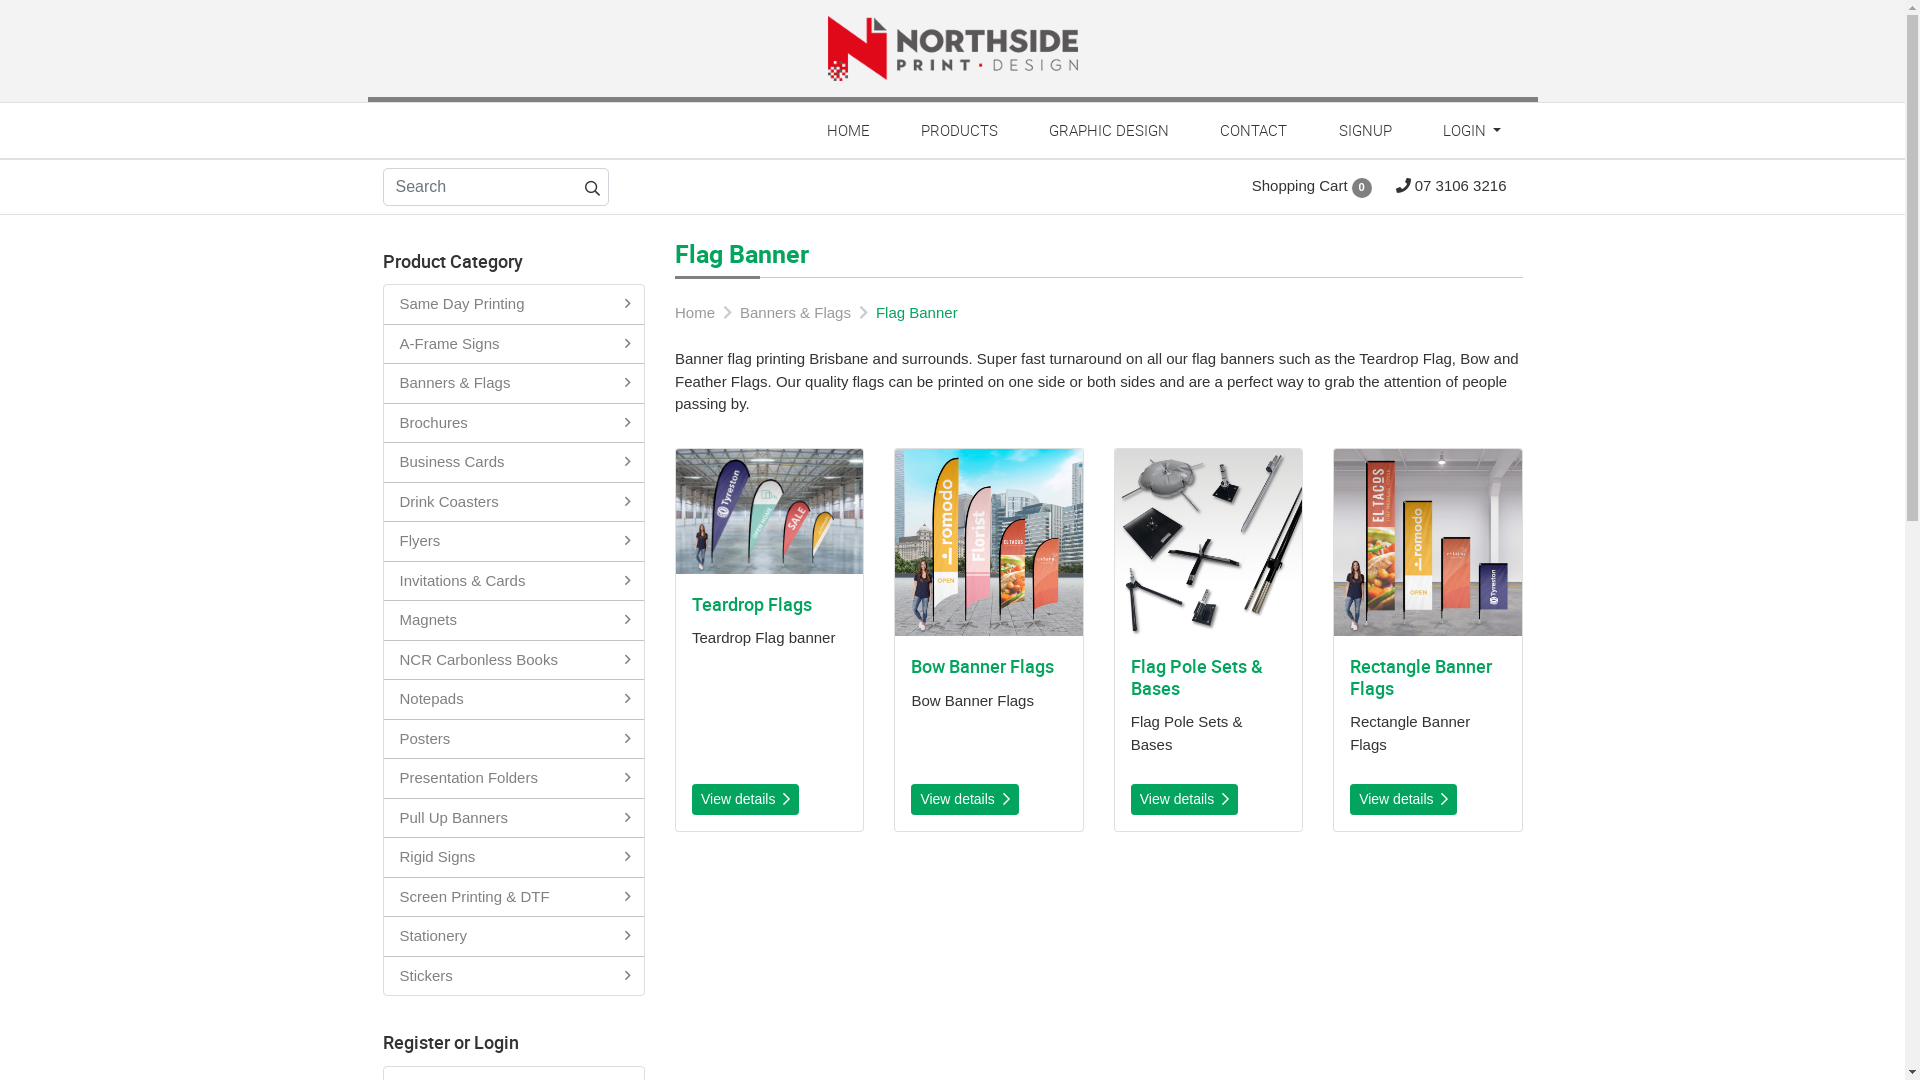 The width and height of the screenshot is (1920, 1080). I want to click on 'Shopping Cart 0', so click(1311, 185).